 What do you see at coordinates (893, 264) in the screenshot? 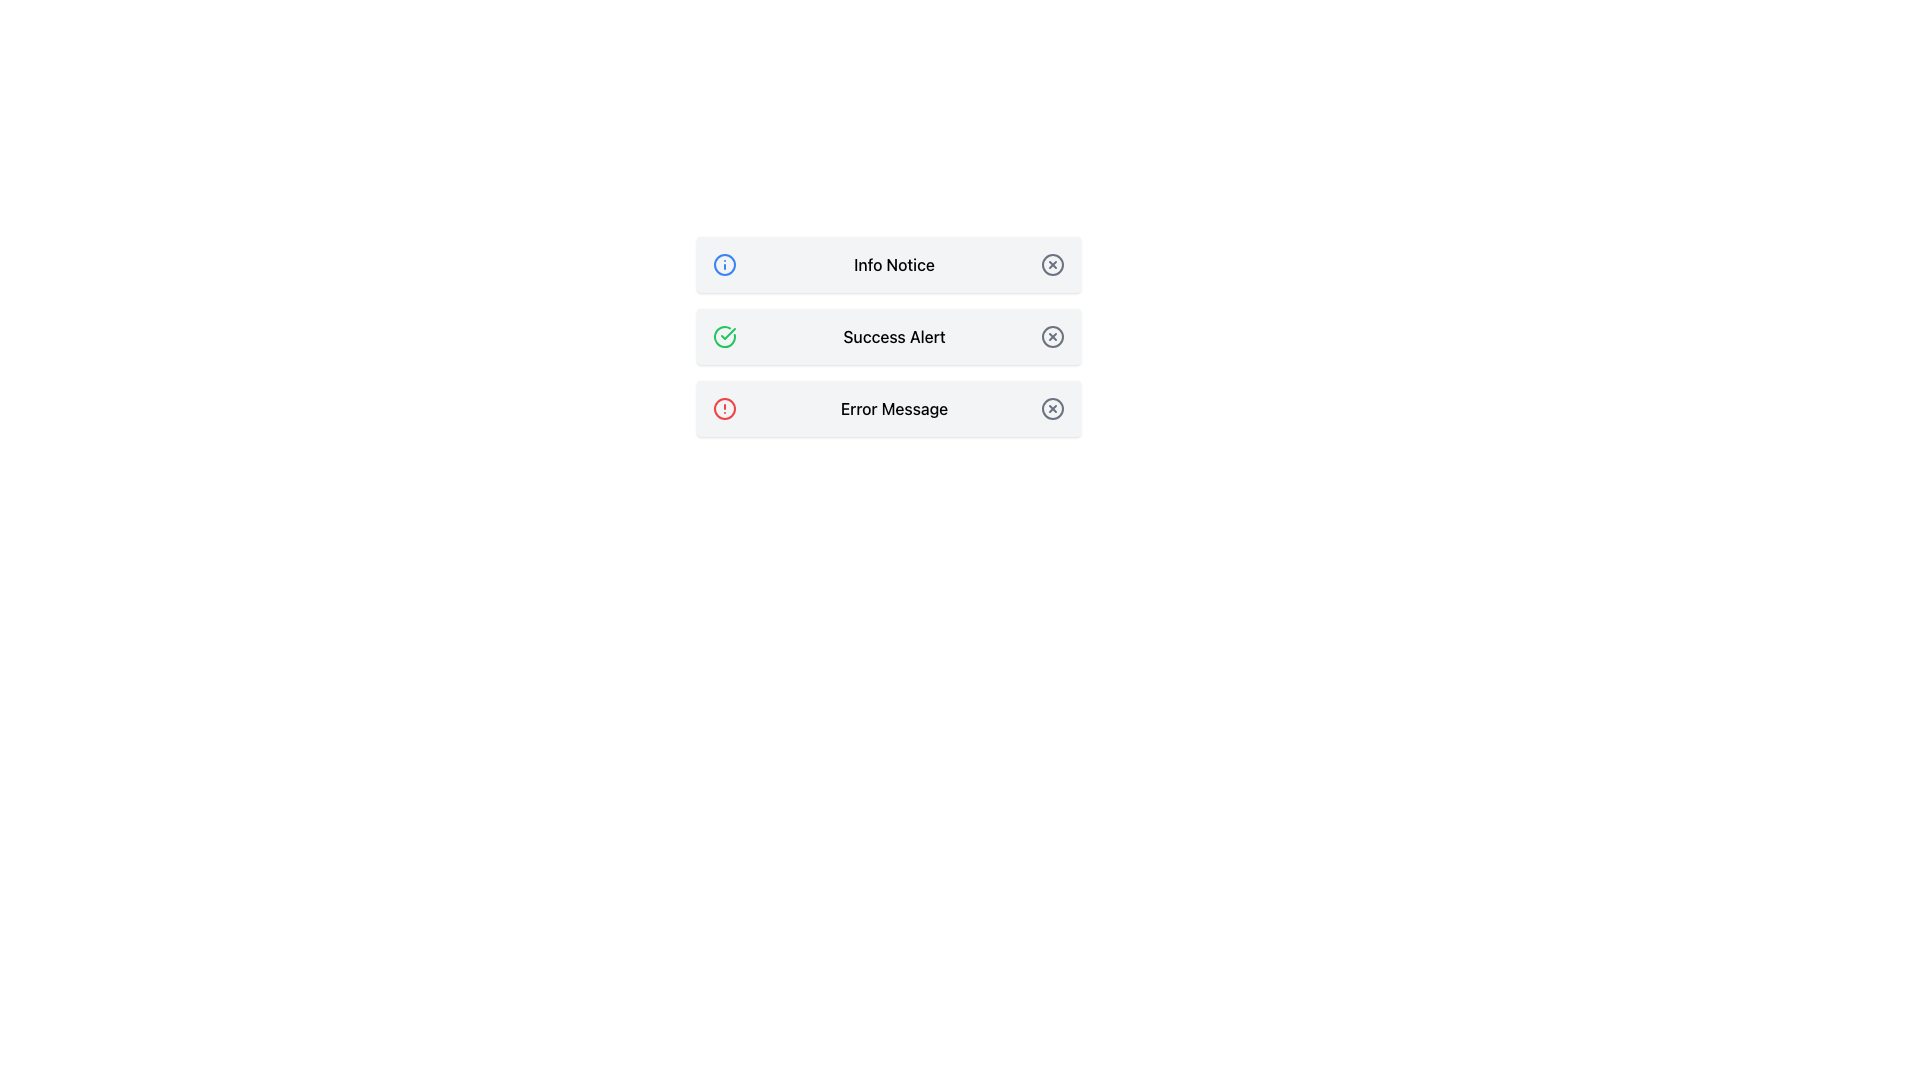
I see `the text label that serves as the title for the notification card, positioned centrally at the top of the three stacked notifications, between a blue icon and a 'close' icon` at bounding box center [893, 264].